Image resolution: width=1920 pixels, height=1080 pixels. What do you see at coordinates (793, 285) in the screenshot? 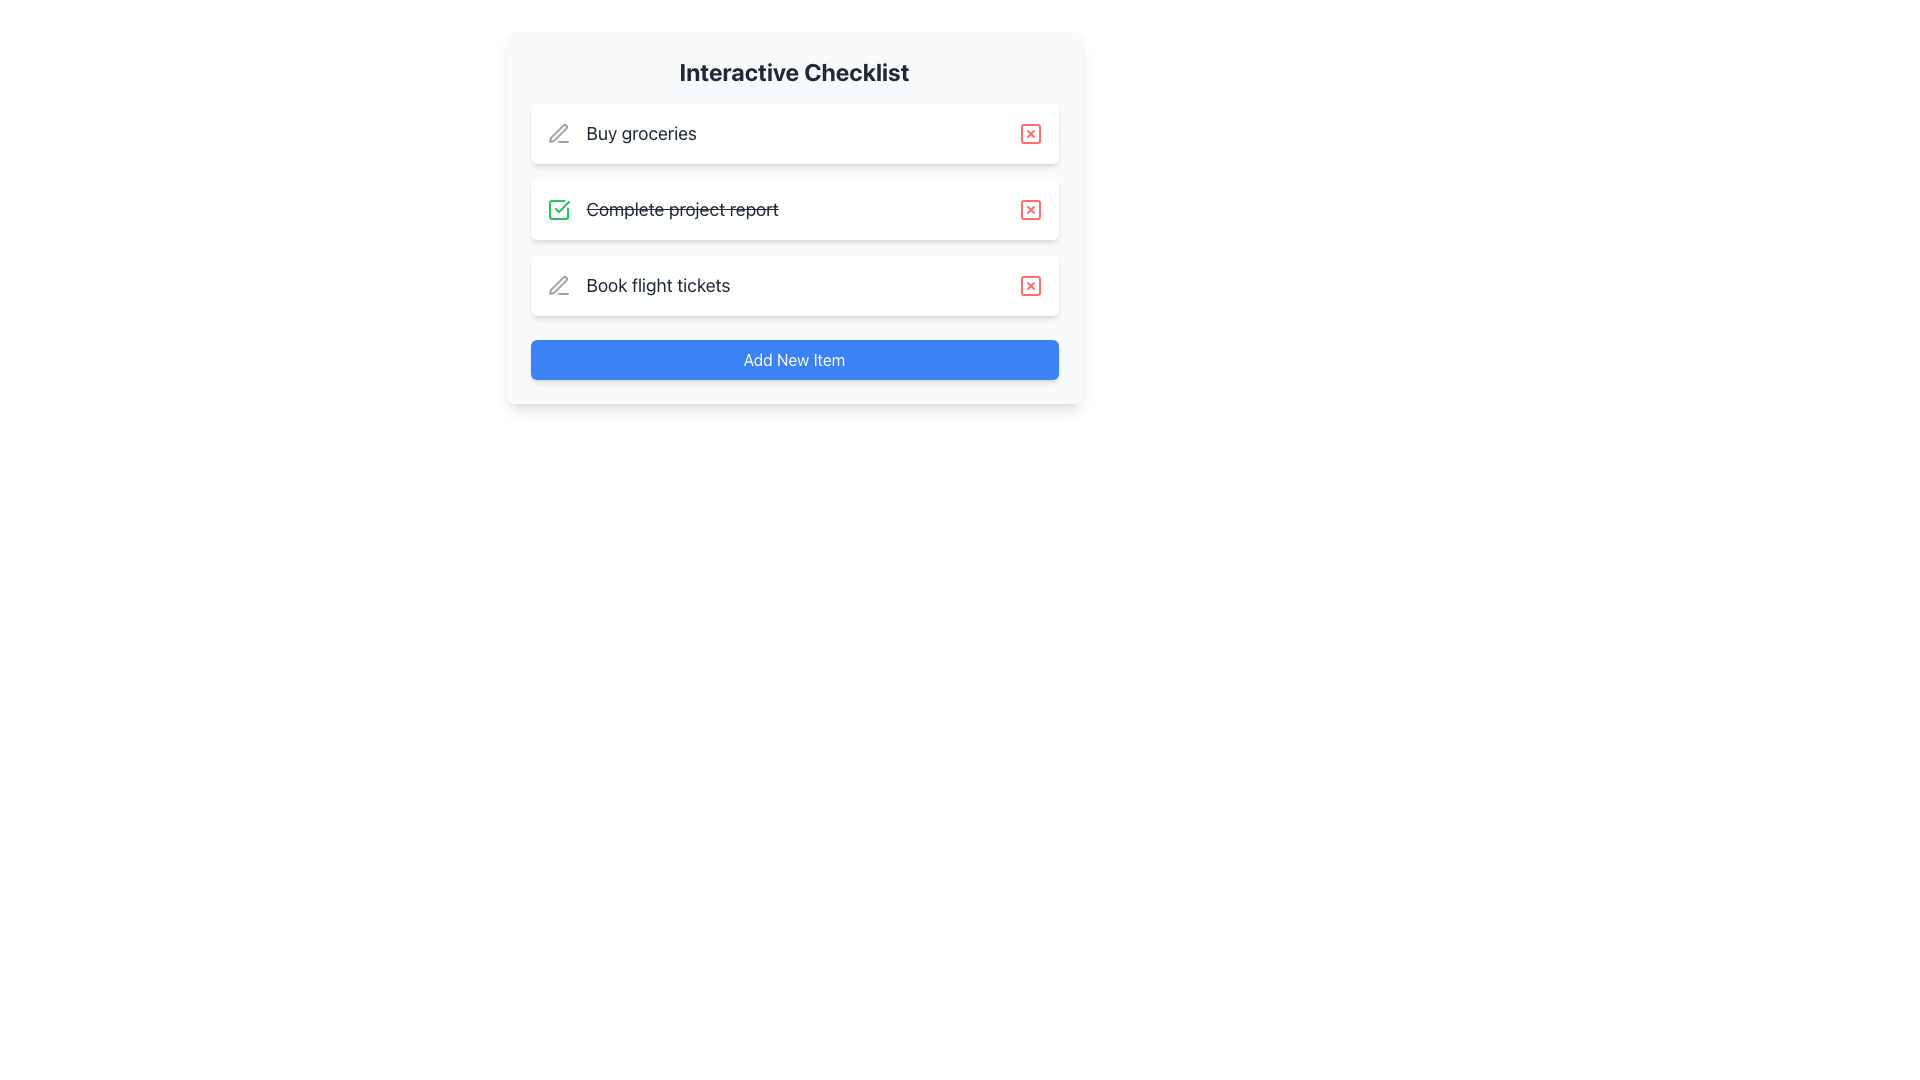
I see `the third item in the checklist, which is positioned at the bottom of the list` at bounding box center [793, 285].